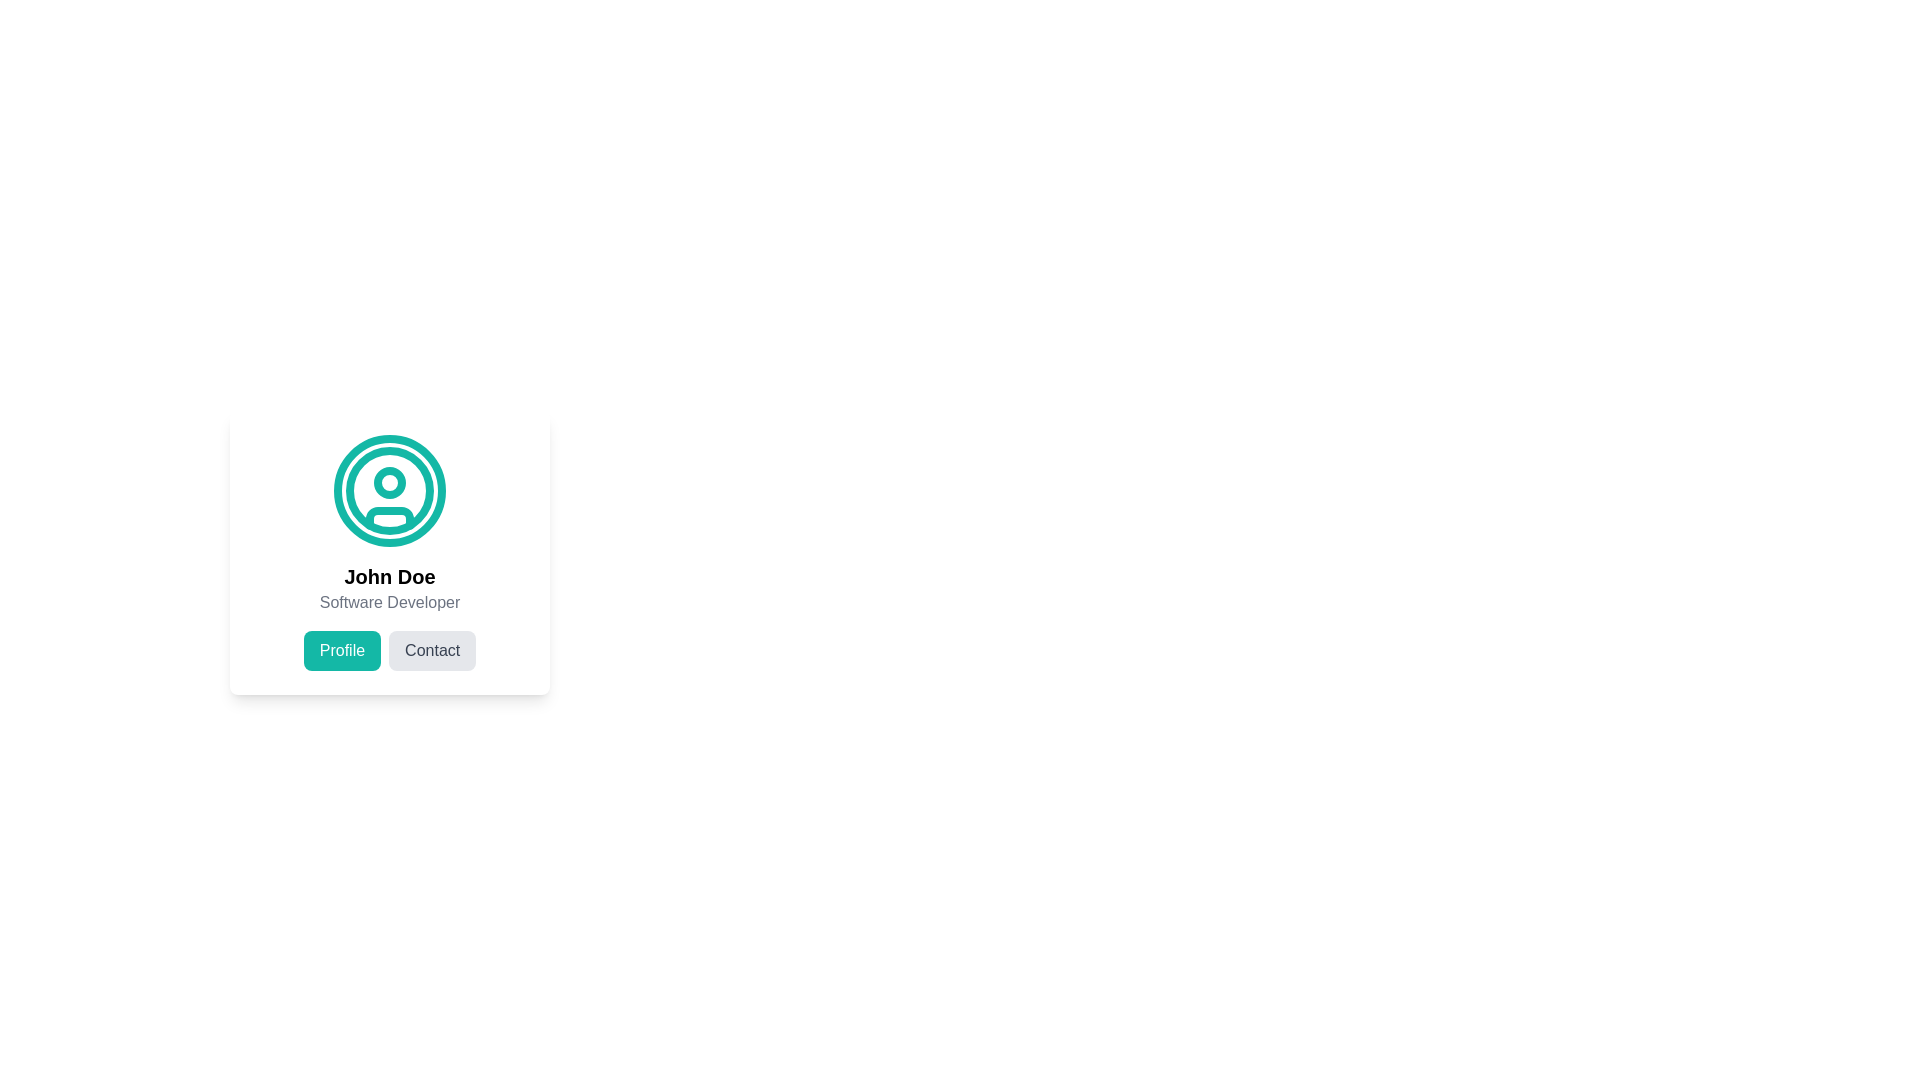  What do you see at coordinates (389, 490) in the screenshot?
I see `the teal-colored Decorative Circle SVG component, which is the innermost circle of a user-related icon located above the text 'John Doe'` at bounding box center [389, 490].